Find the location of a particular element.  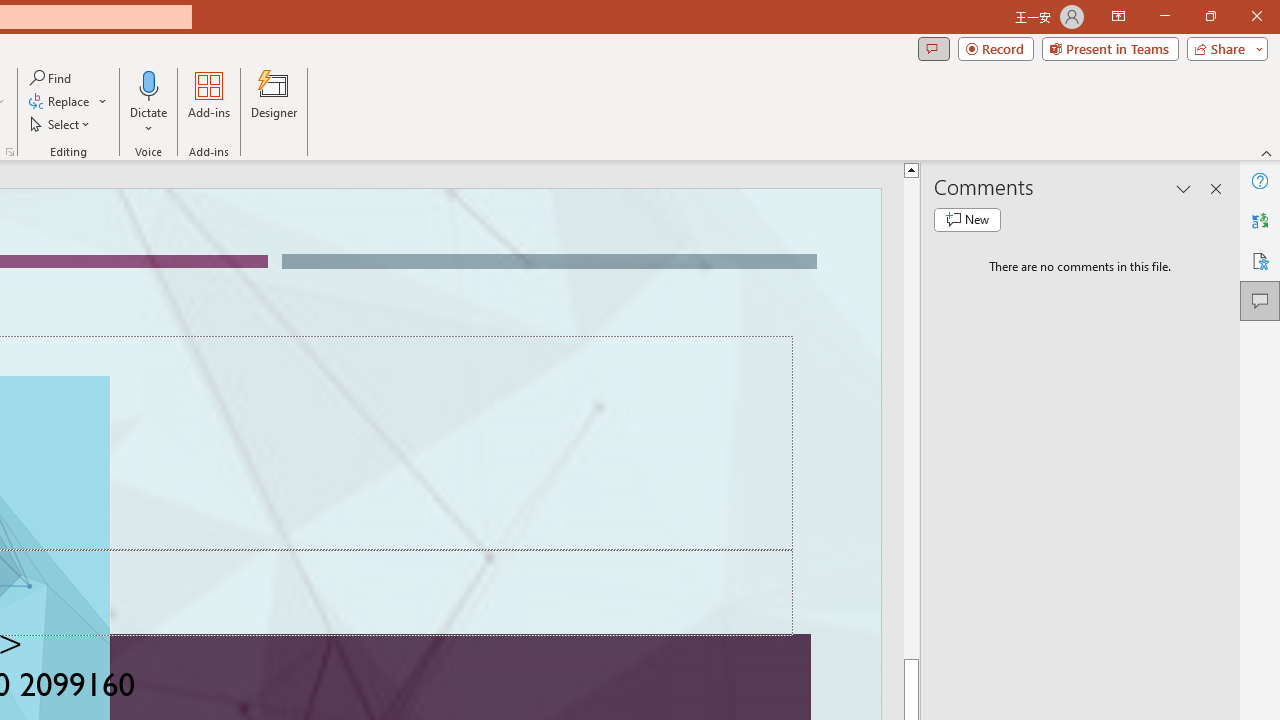

'Restore Down' is located at coordinates (1209, 16).